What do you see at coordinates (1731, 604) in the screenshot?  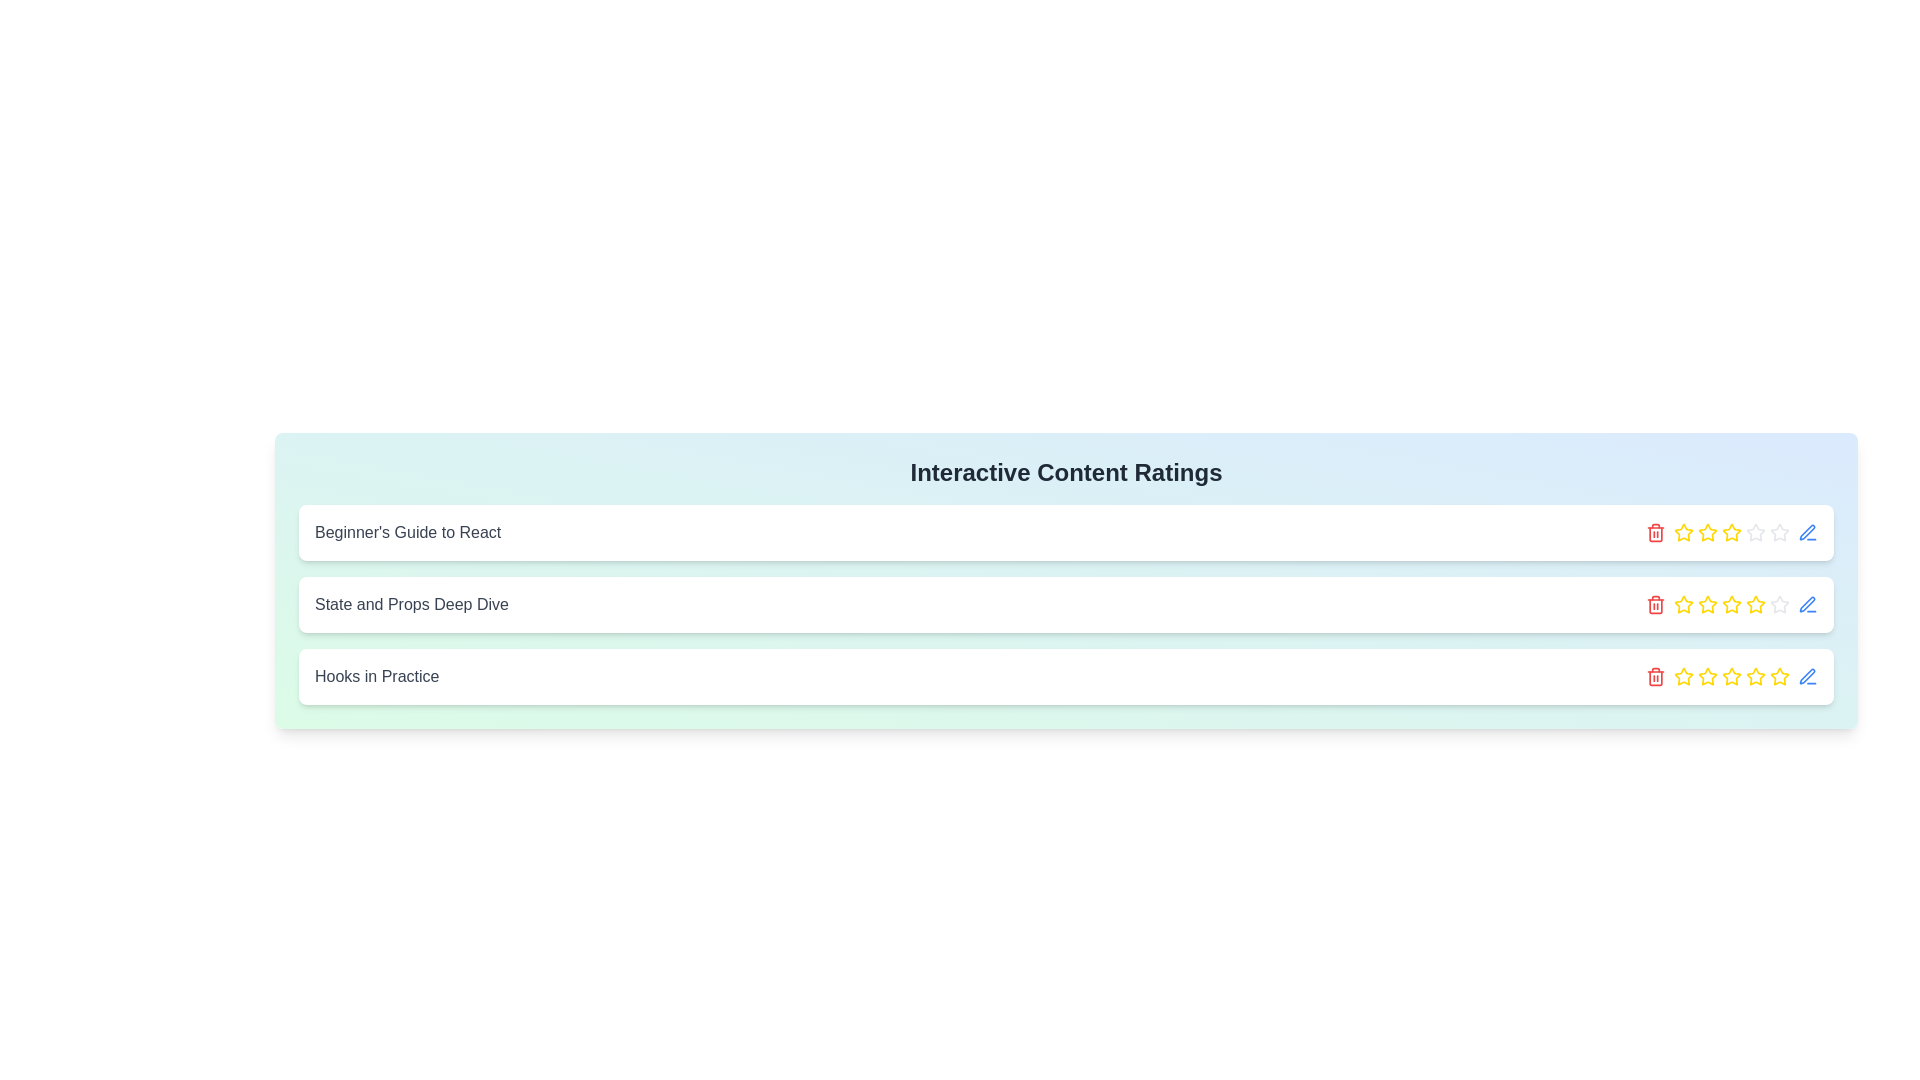 I see `the fourth star icon for ratings, which is a yellow five-pointed star filled with a golden gradient` at bounding box center [1731, 604].